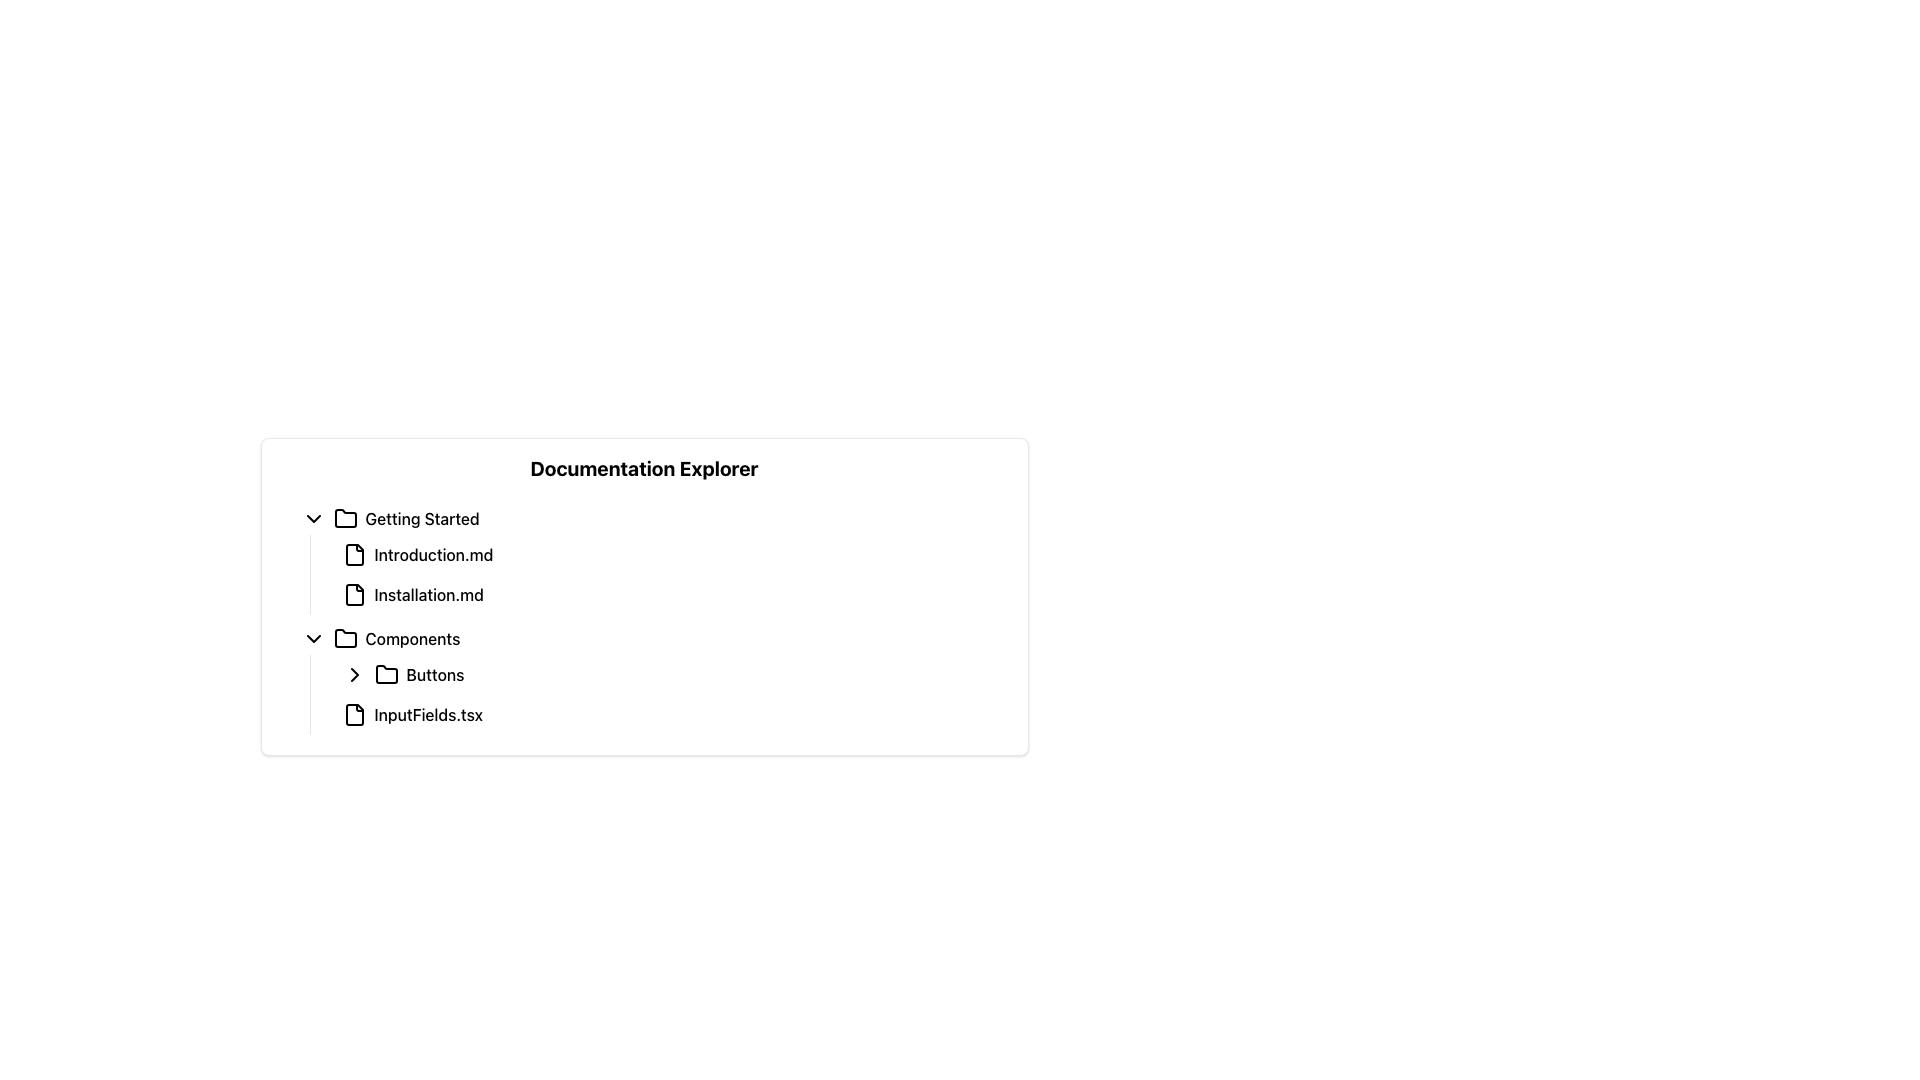 This screenshot has height=1080, width=1920. Describe the element at coordinates (354, 675) in the screenshot. I see `the SVG chevron icon that indicates the expandability of the 'Buttons' folder in the Documentation Explorer` at that location.